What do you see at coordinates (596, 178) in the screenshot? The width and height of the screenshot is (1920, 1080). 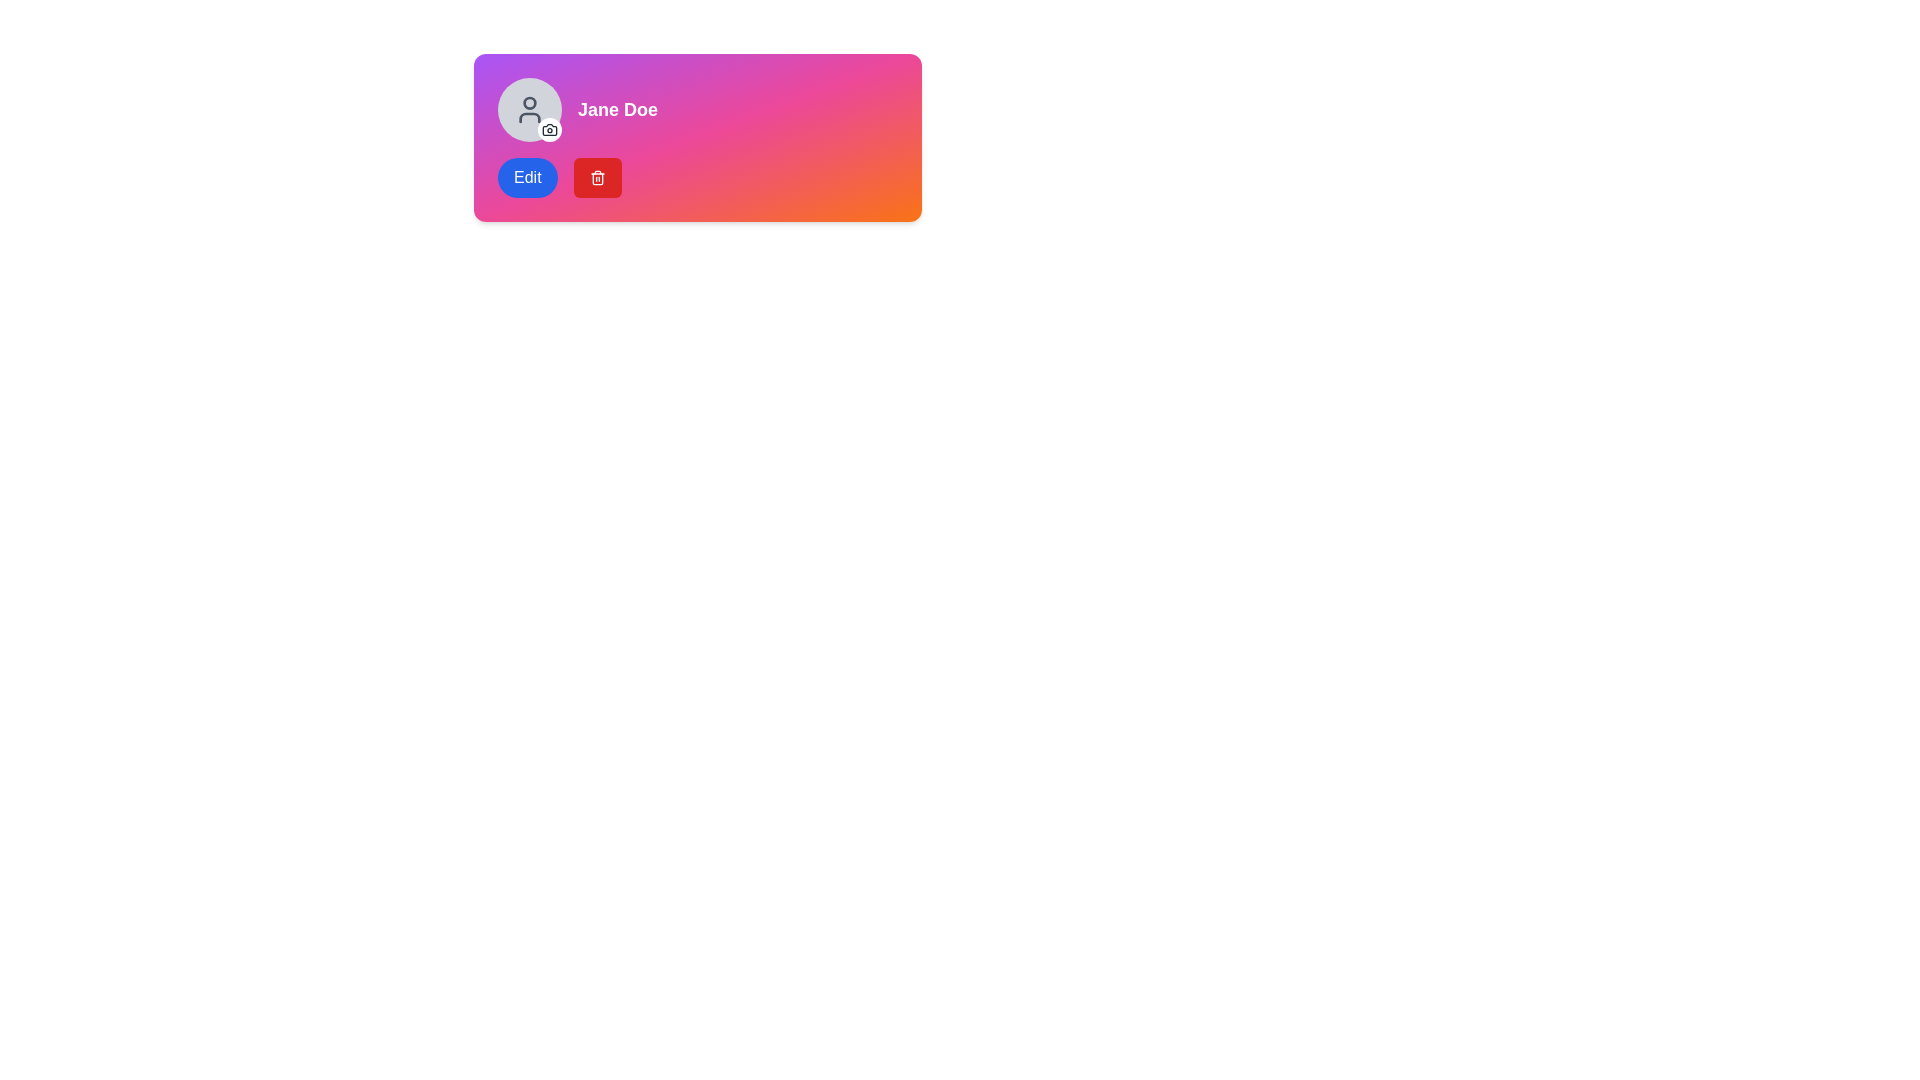 I see `the trash can icon within the delete button, which is part of a red square button indicating delete functionality` at bounding box center [596, 178].